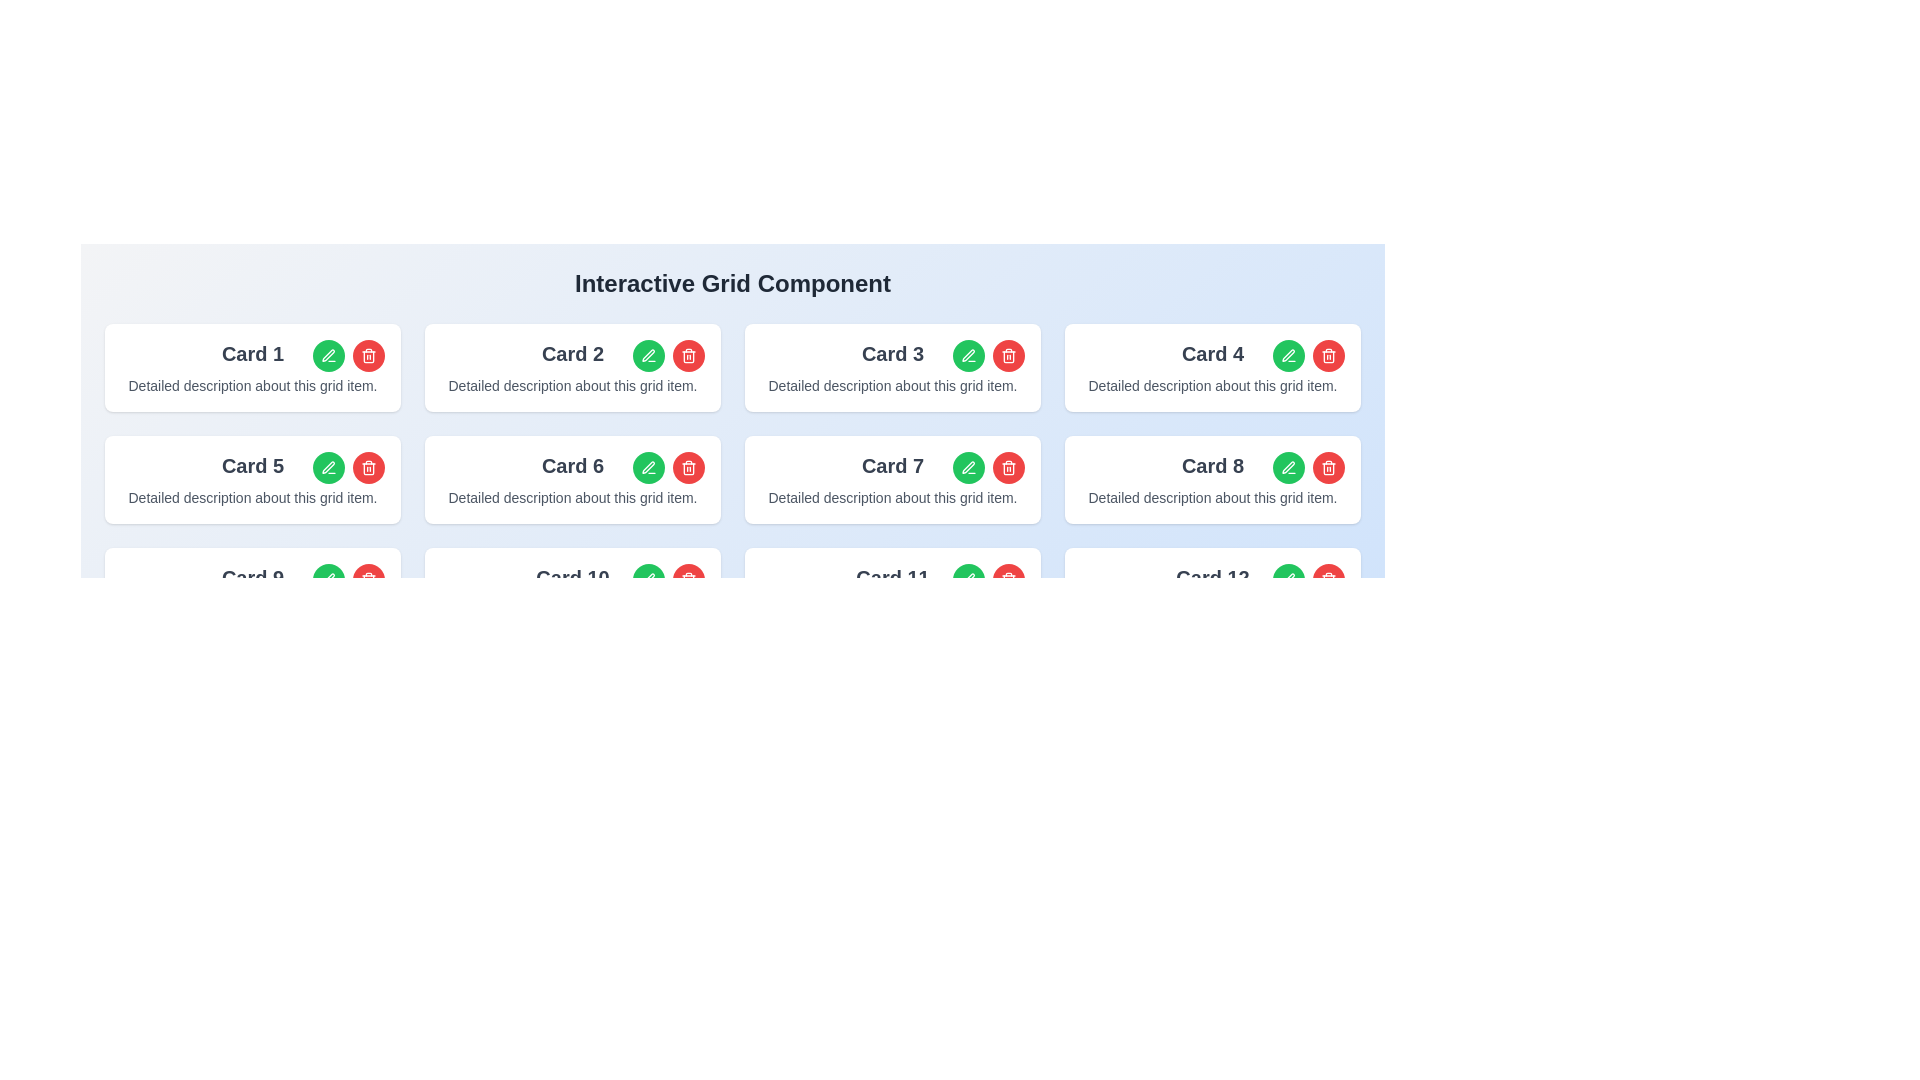 The width and height of the screenshot is (1920, 1080). Describe the element at coordinates (689, 467) in the screenshot. I see `the trash icon button located` at that location.